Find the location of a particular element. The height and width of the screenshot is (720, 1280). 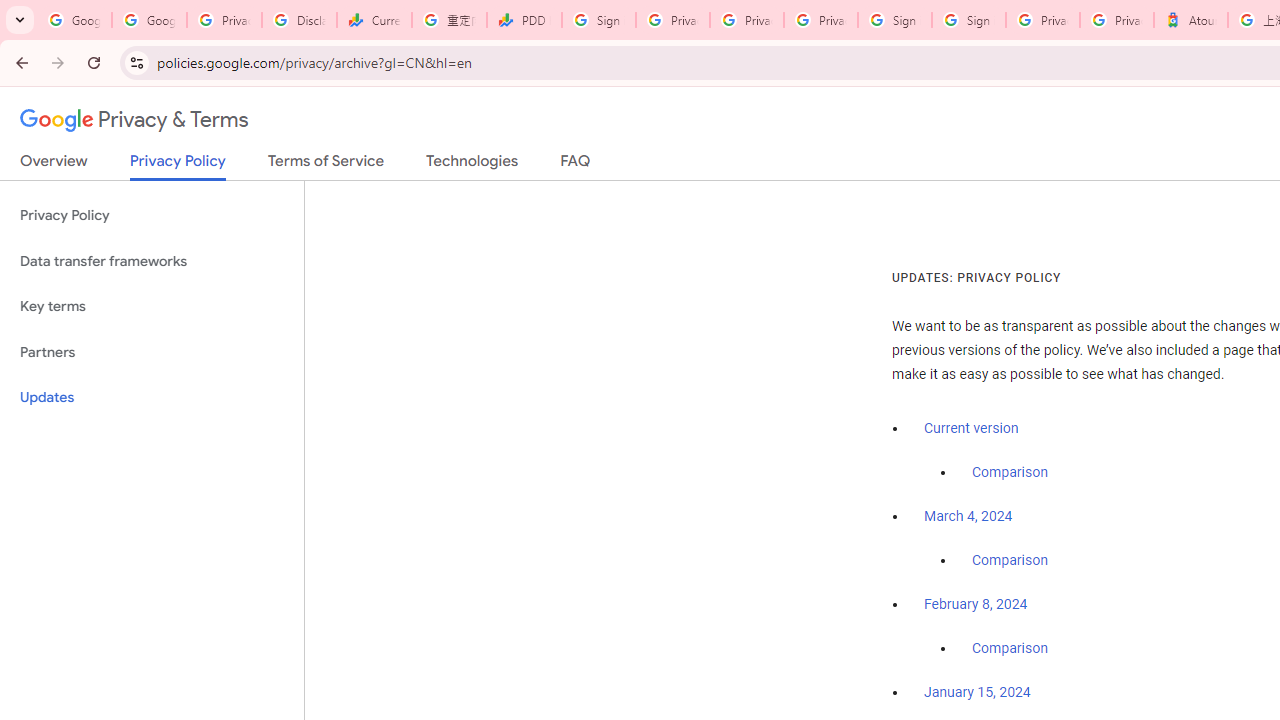

'Atour Hotel - Google hotels' is located at coordinates (1191, 20).